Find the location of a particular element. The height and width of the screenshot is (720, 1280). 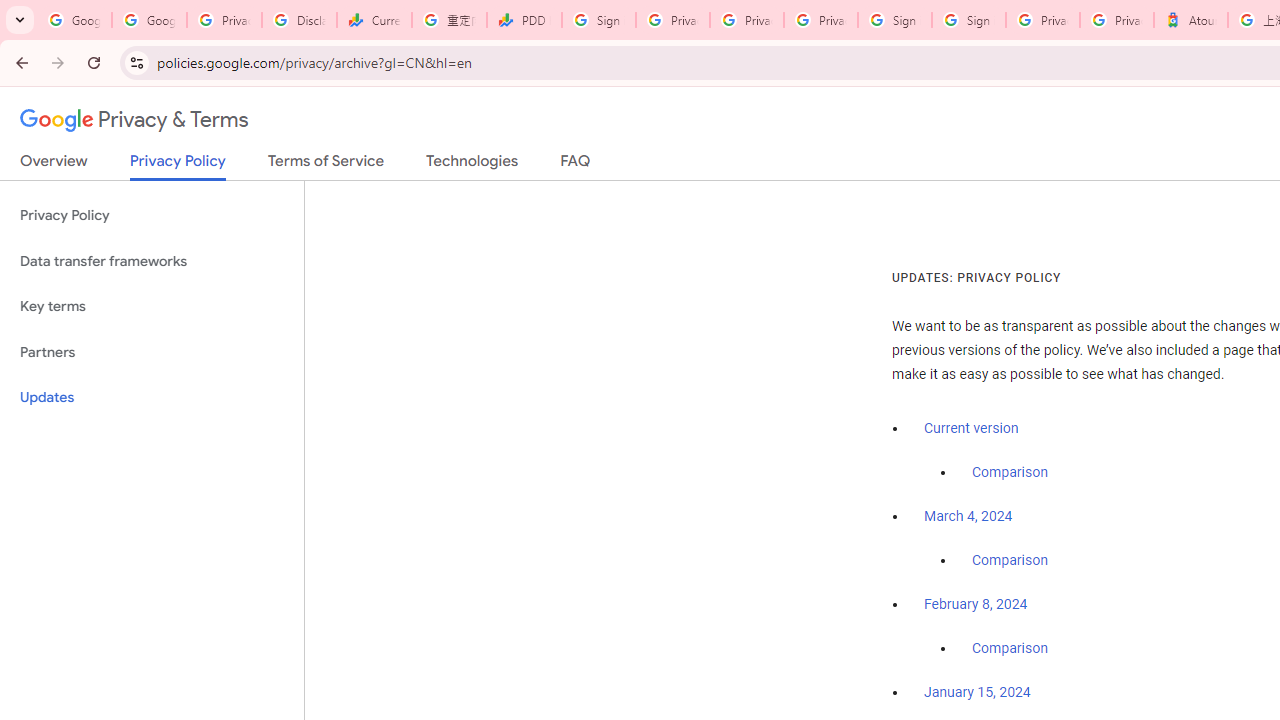

'Atour Hotel - Google hotels' is located at coordinates (1191, 20).